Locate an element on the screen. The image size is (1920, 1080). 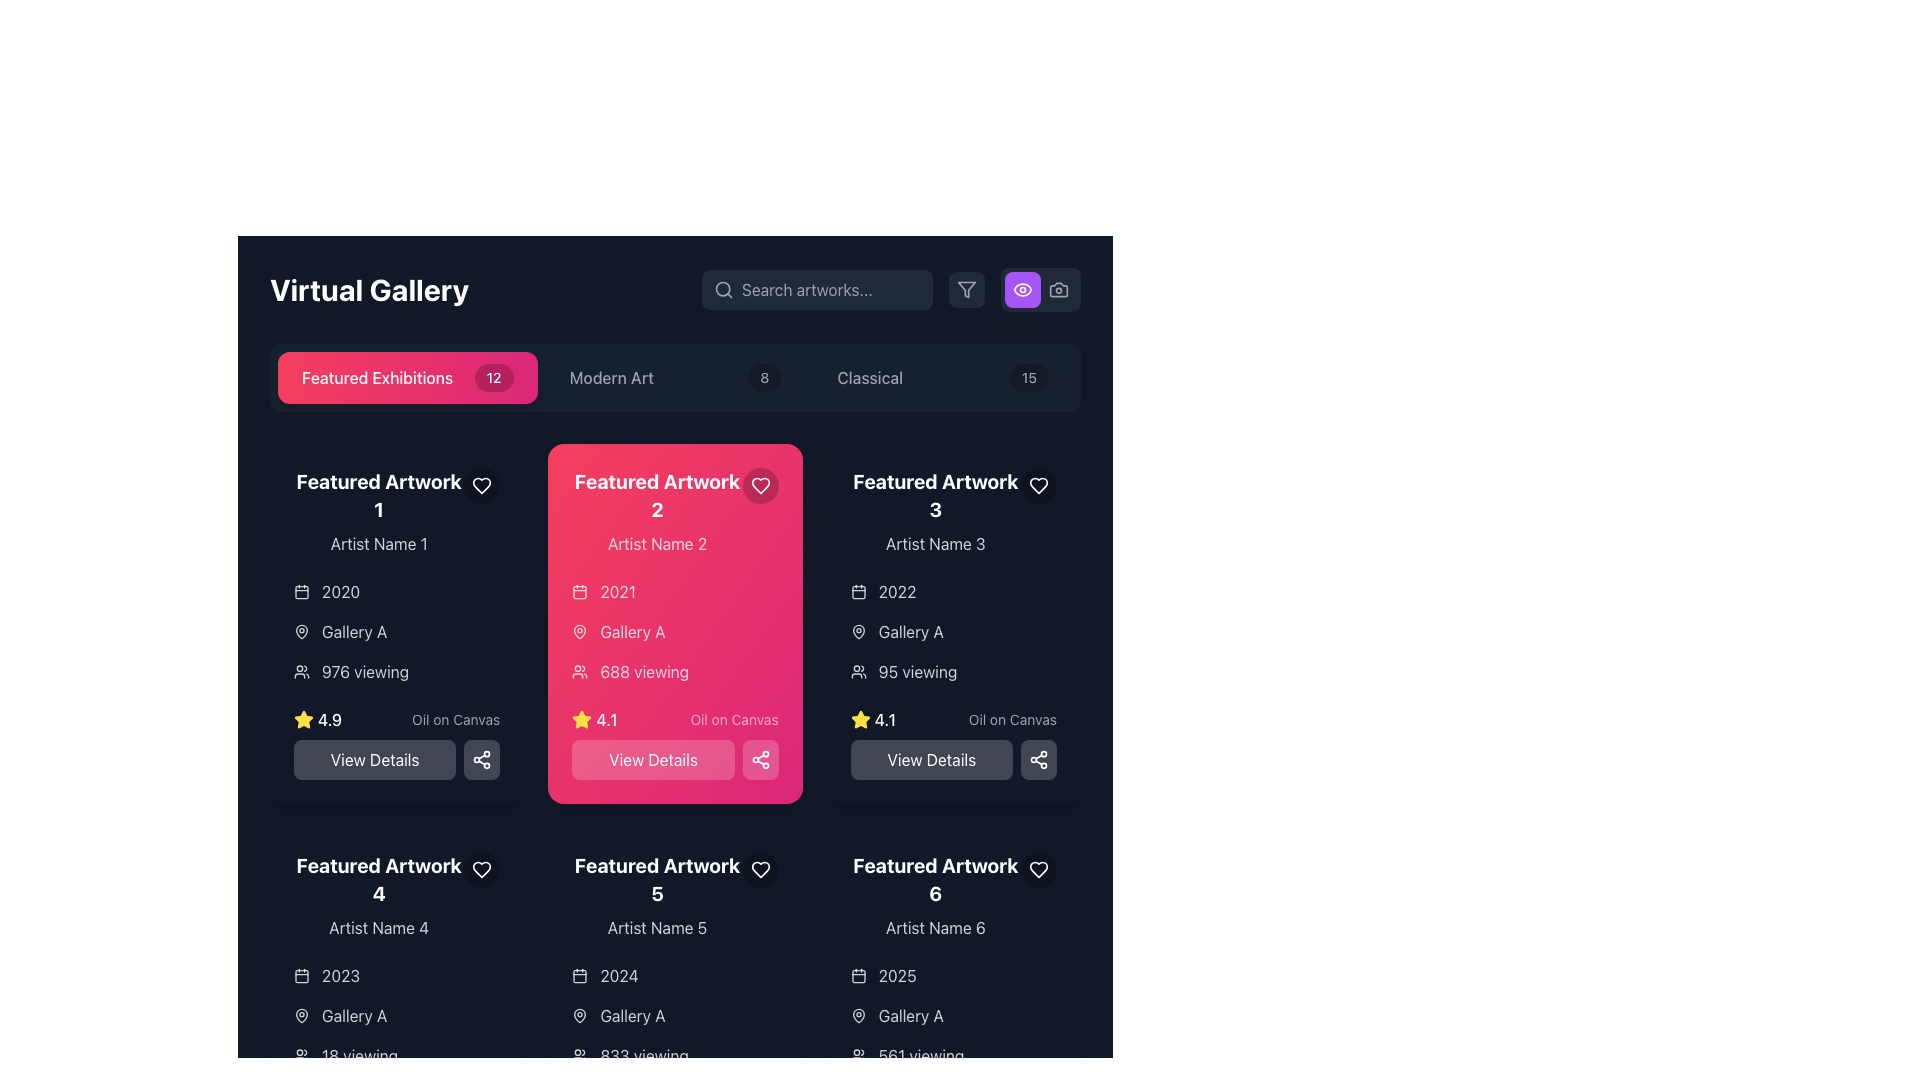
the heart icon button located in the top-right corner of the 'Featured Artwork 2' card to mark the associated artwork as a favorite is located at coordinates (482, 486).